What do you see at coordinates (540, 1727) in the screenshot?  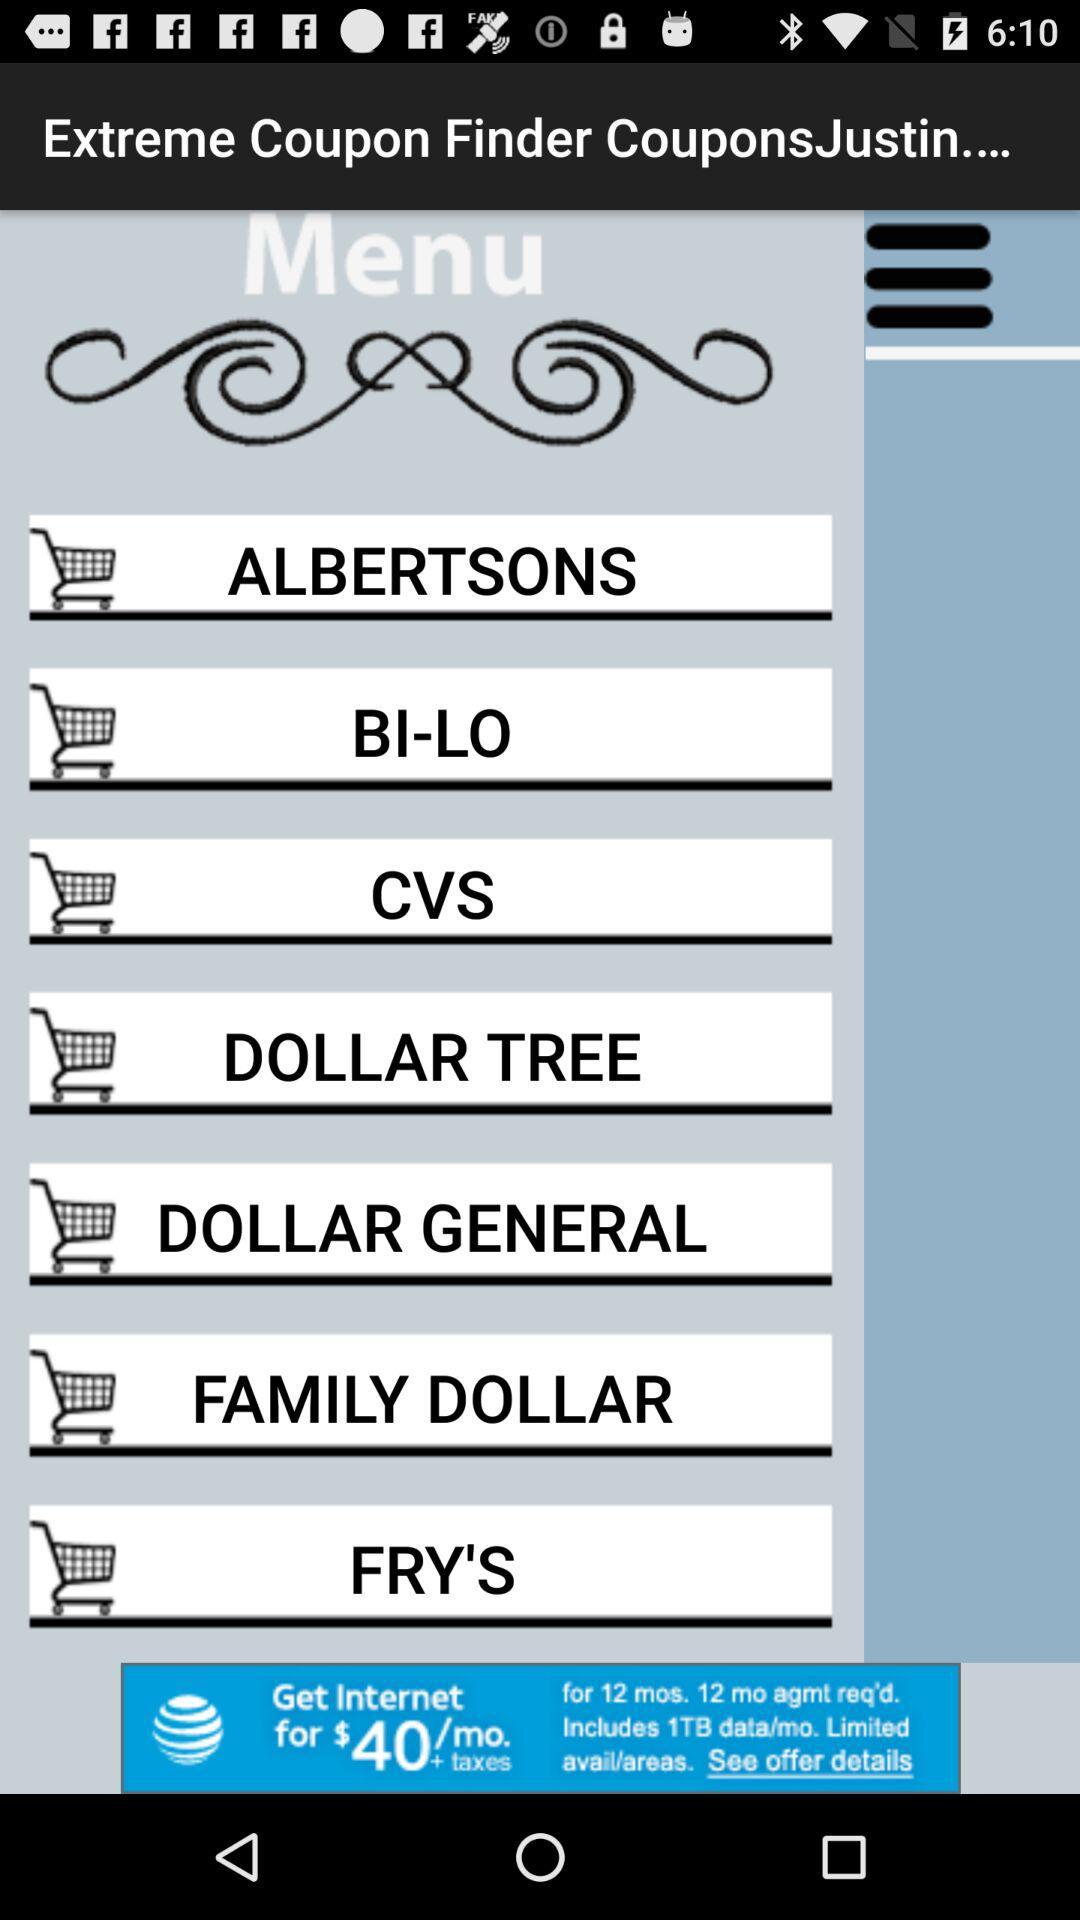 I see `to advertisement box` at bounding box center [540, 1727].